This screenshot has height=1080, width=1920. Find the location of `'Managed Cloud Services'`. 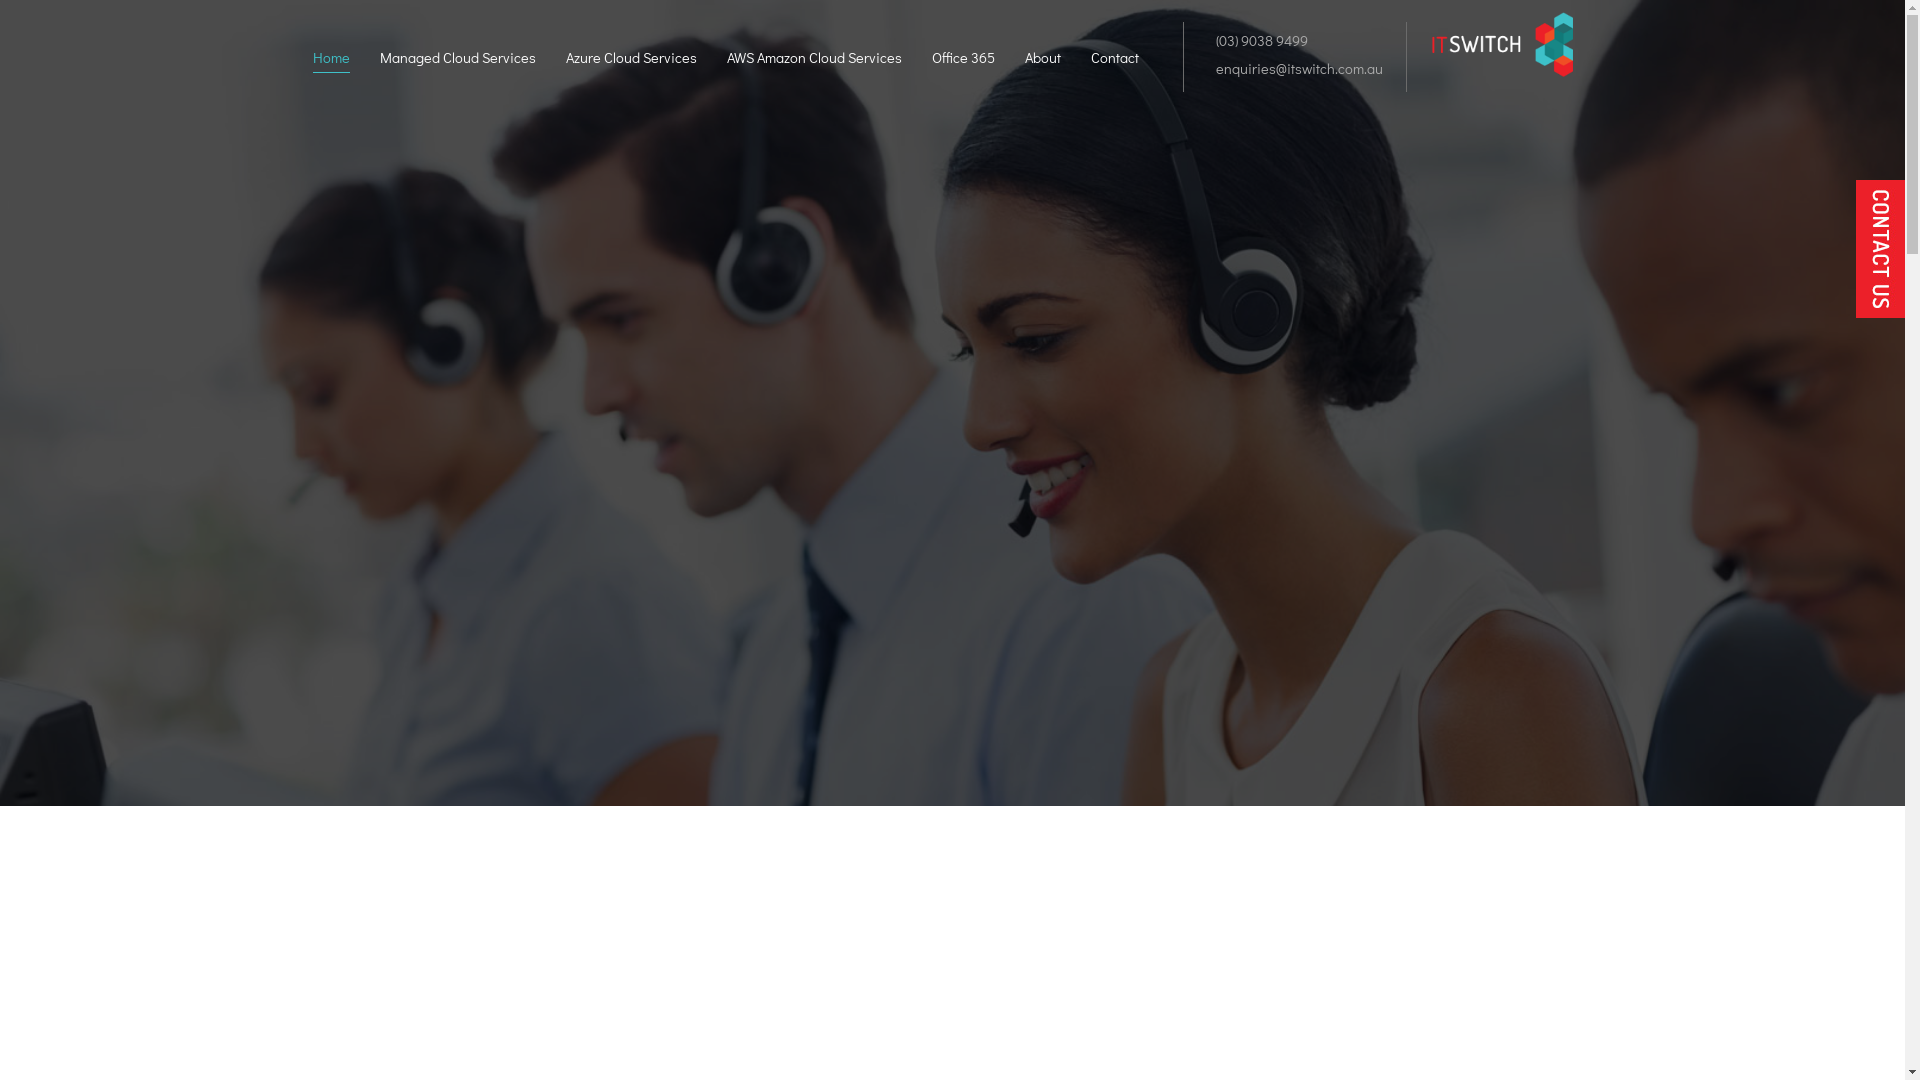

'Managed Cloud Services' is located at coordinates (379, 59).